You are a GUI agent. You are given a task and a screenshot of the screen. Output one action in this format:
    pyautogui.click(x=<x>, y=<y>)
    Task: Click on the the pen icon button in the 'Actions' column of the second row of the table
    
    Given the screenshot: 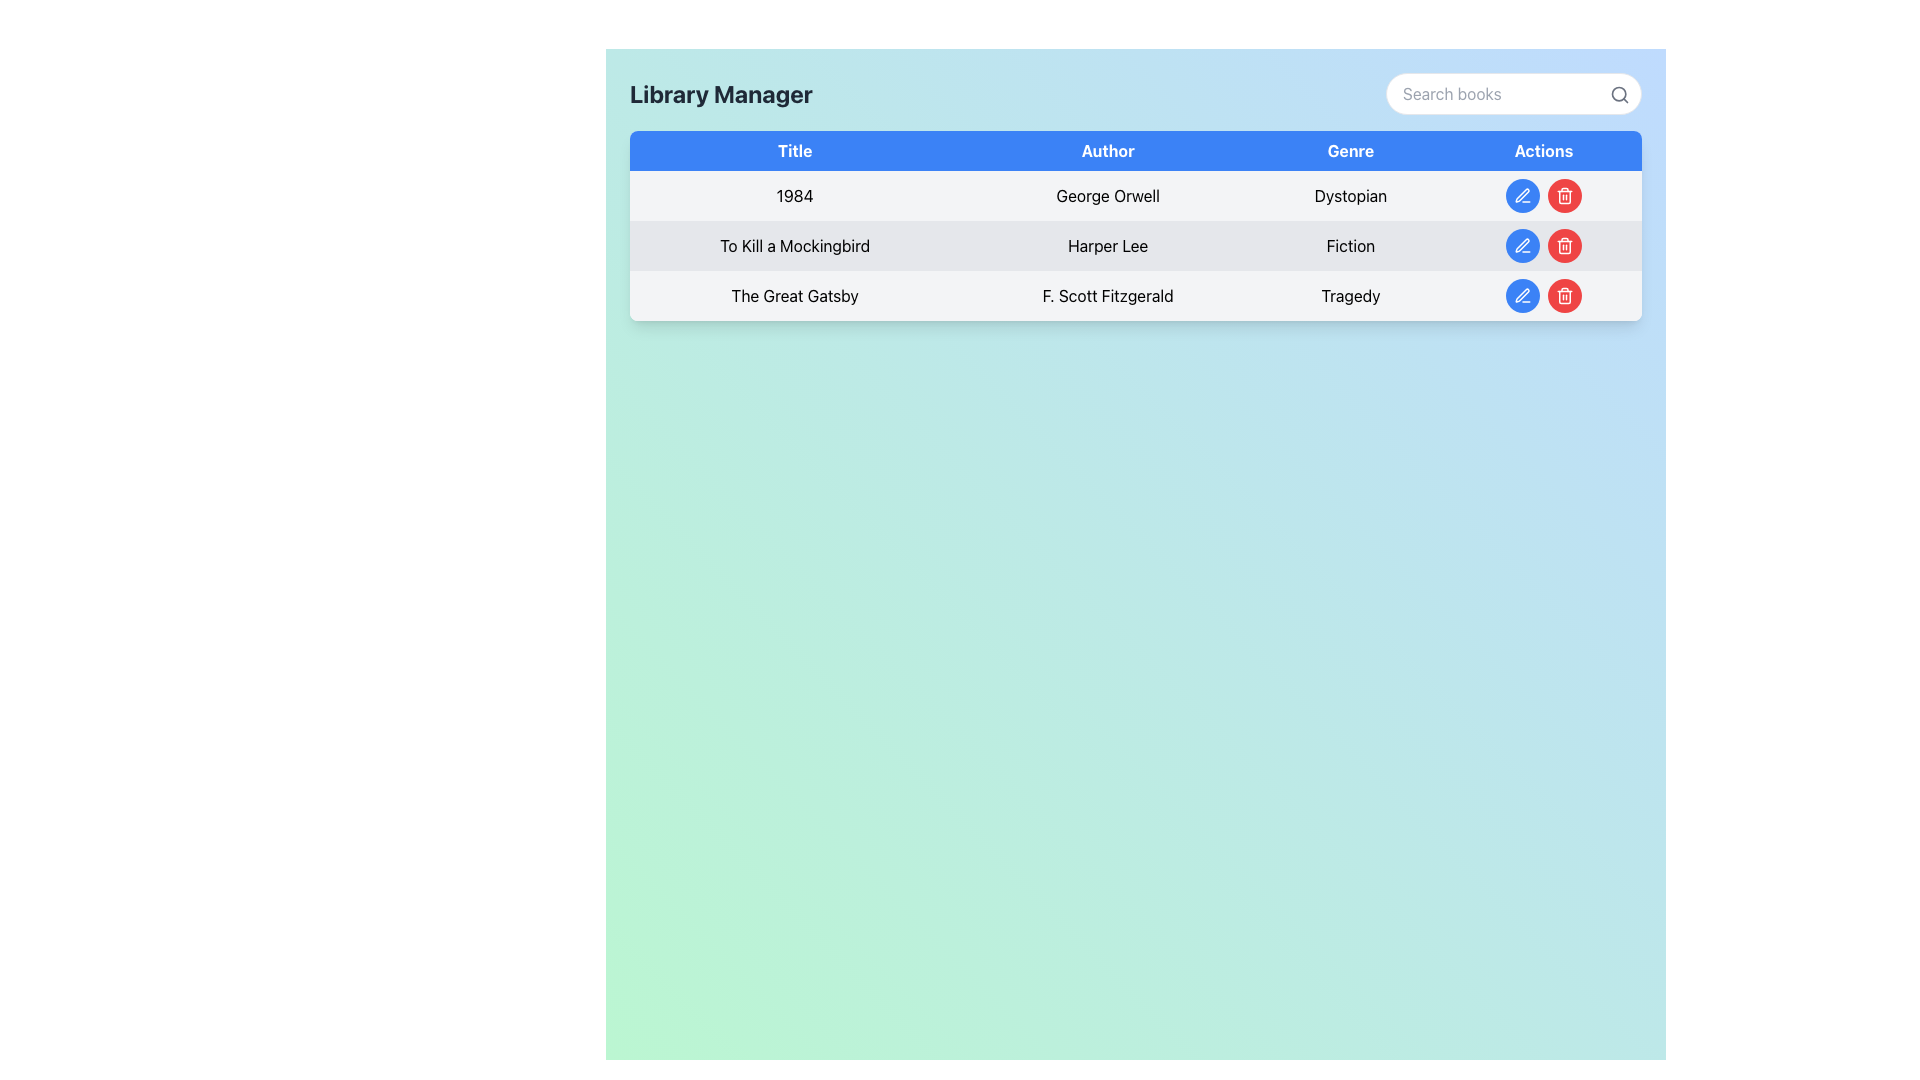 What is the action you would take?
    pyautogui.click(x=1521, y=245)
    